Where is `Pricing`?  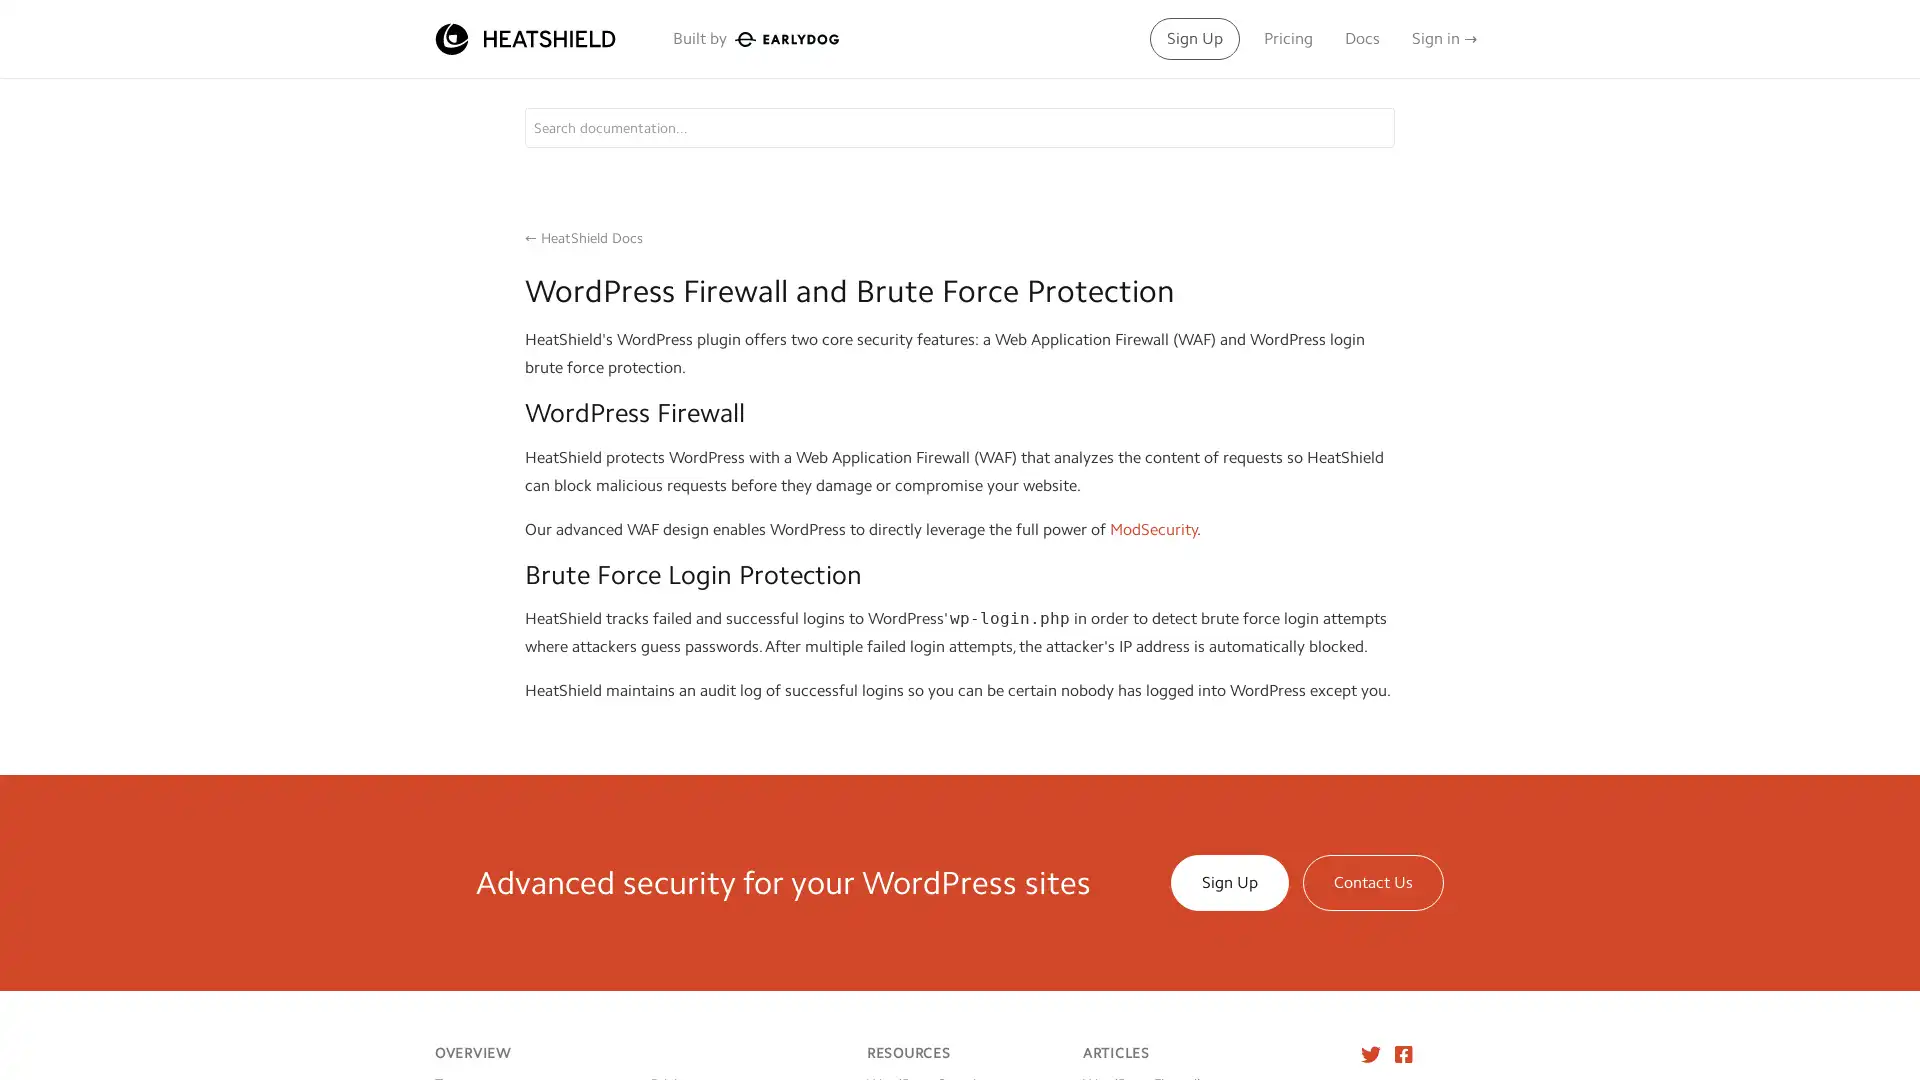
Pricing is located at coordinates (1288, 38).